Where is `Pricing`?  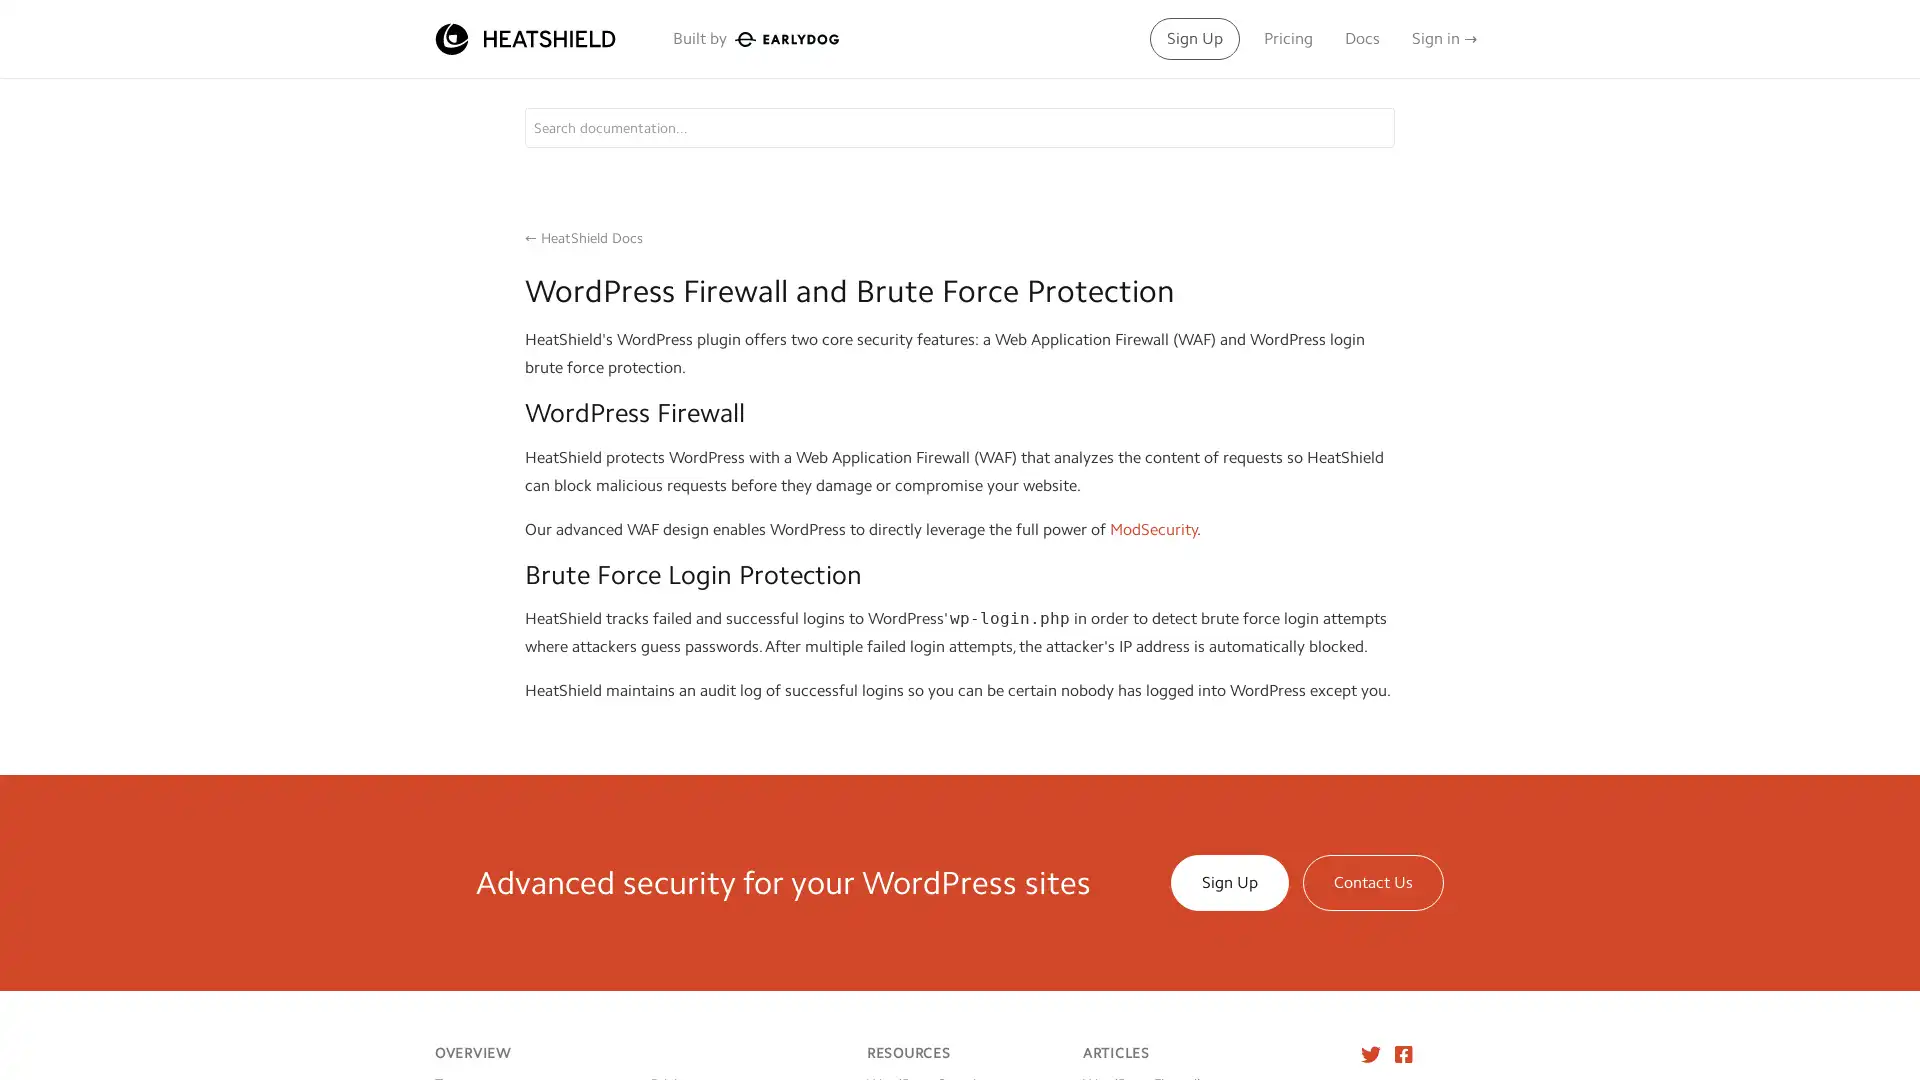
Pricing is located at coordinates (1288, 38).